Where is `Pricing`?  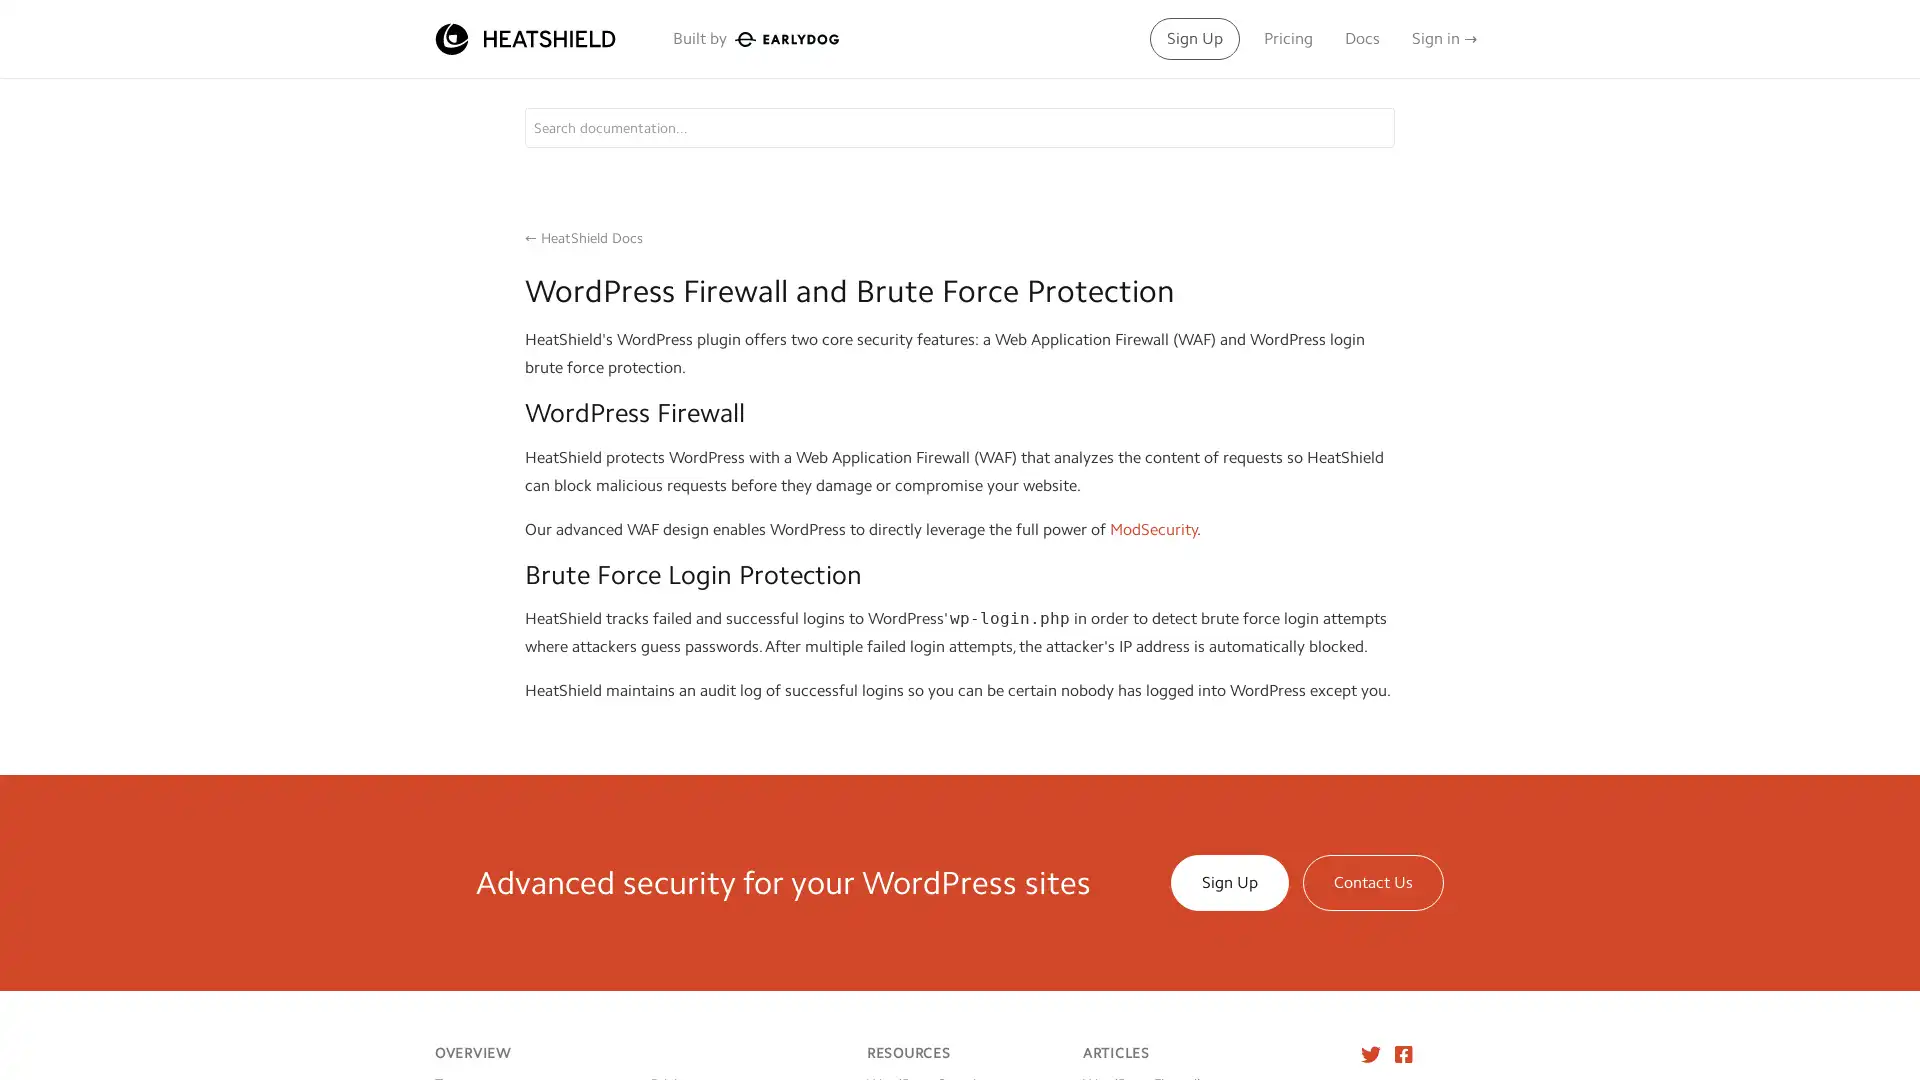
Pricing is located at coordinates (1288, 38).